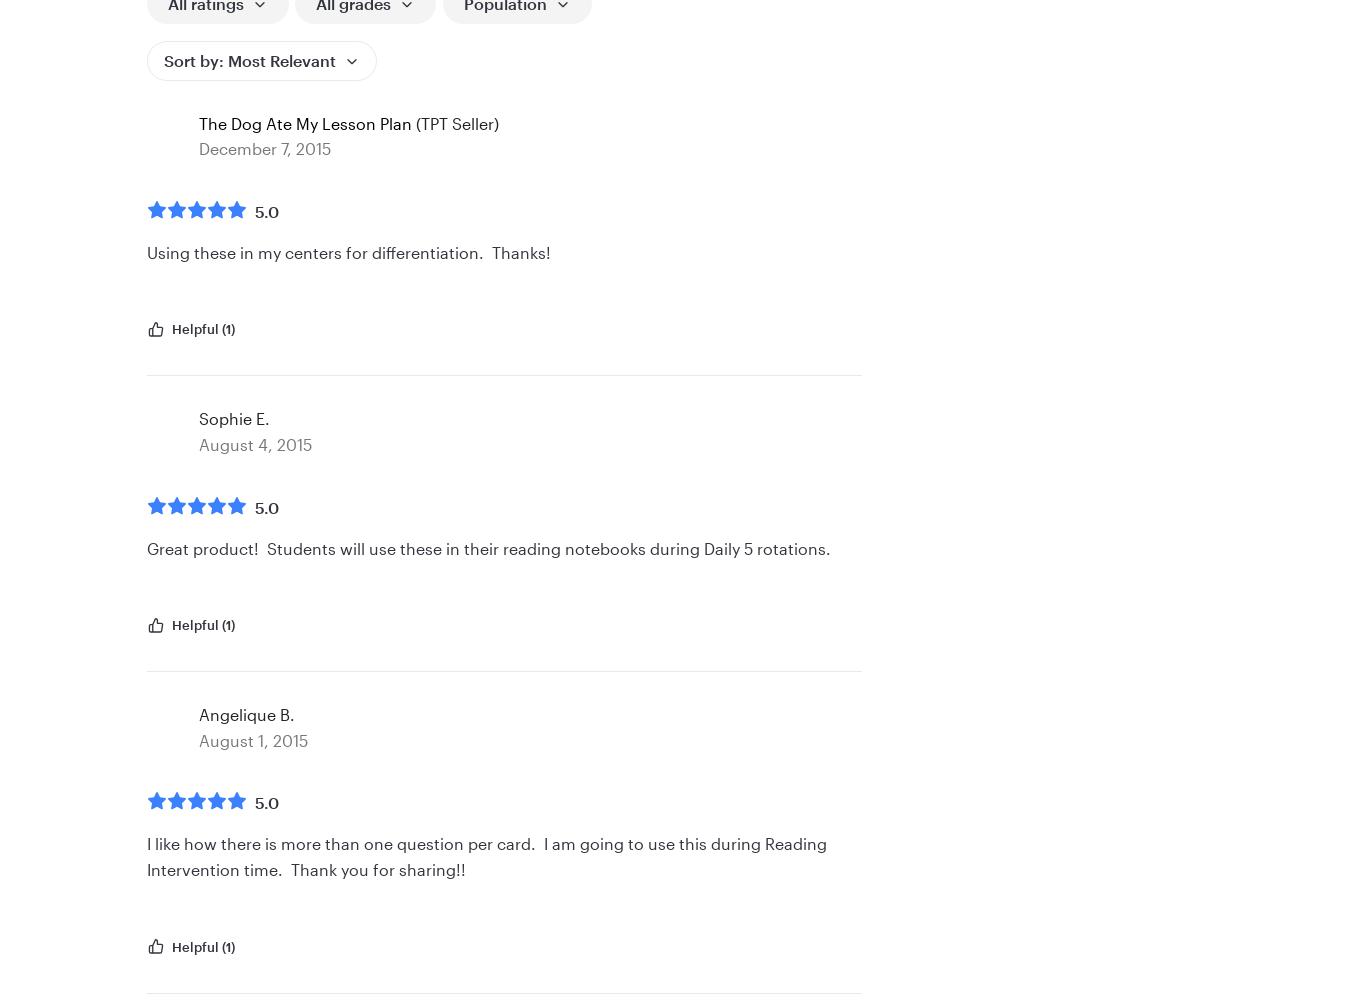  I want to click on '(TPT Seller)', so click(454, 122).